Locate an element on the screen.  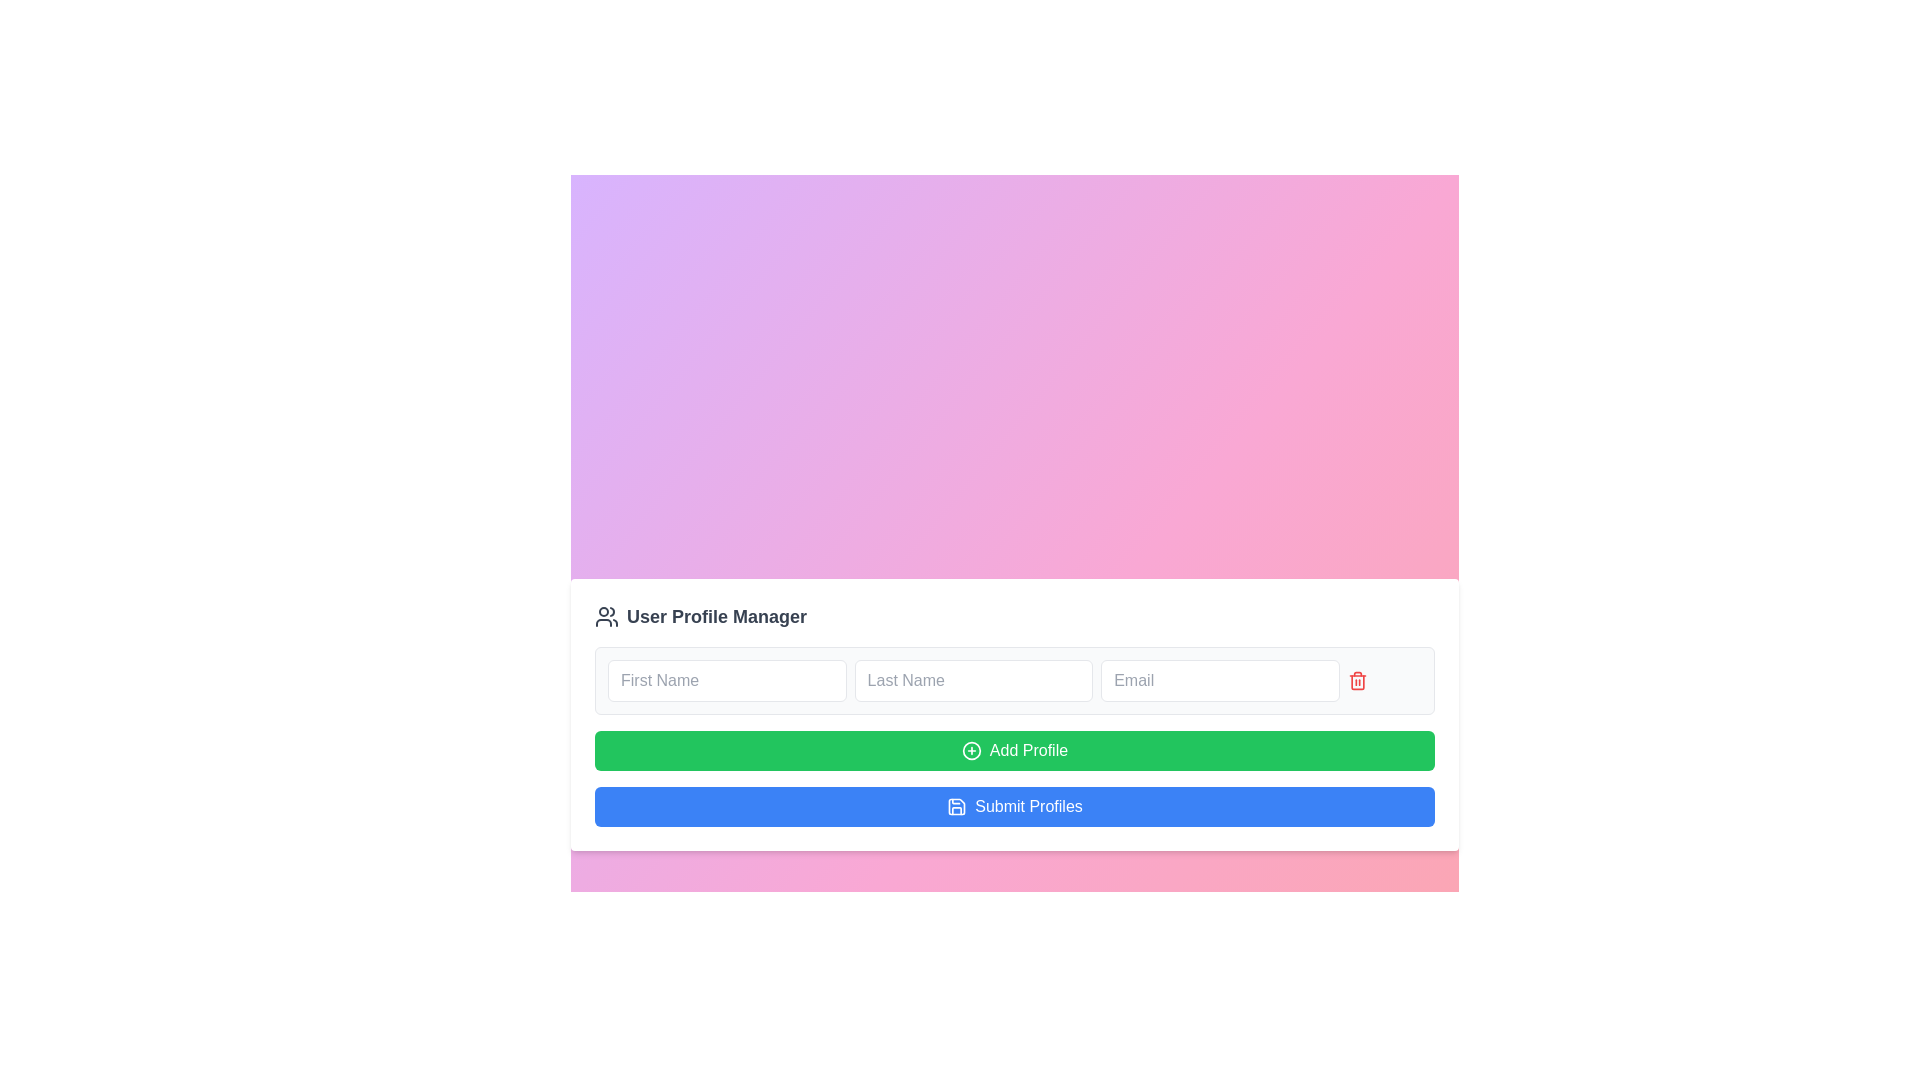
the 'Submit Profiles' button by clicking on its text, which is accompanied by a small floppy disk icon on the left side is located at coordinates (956, 805).